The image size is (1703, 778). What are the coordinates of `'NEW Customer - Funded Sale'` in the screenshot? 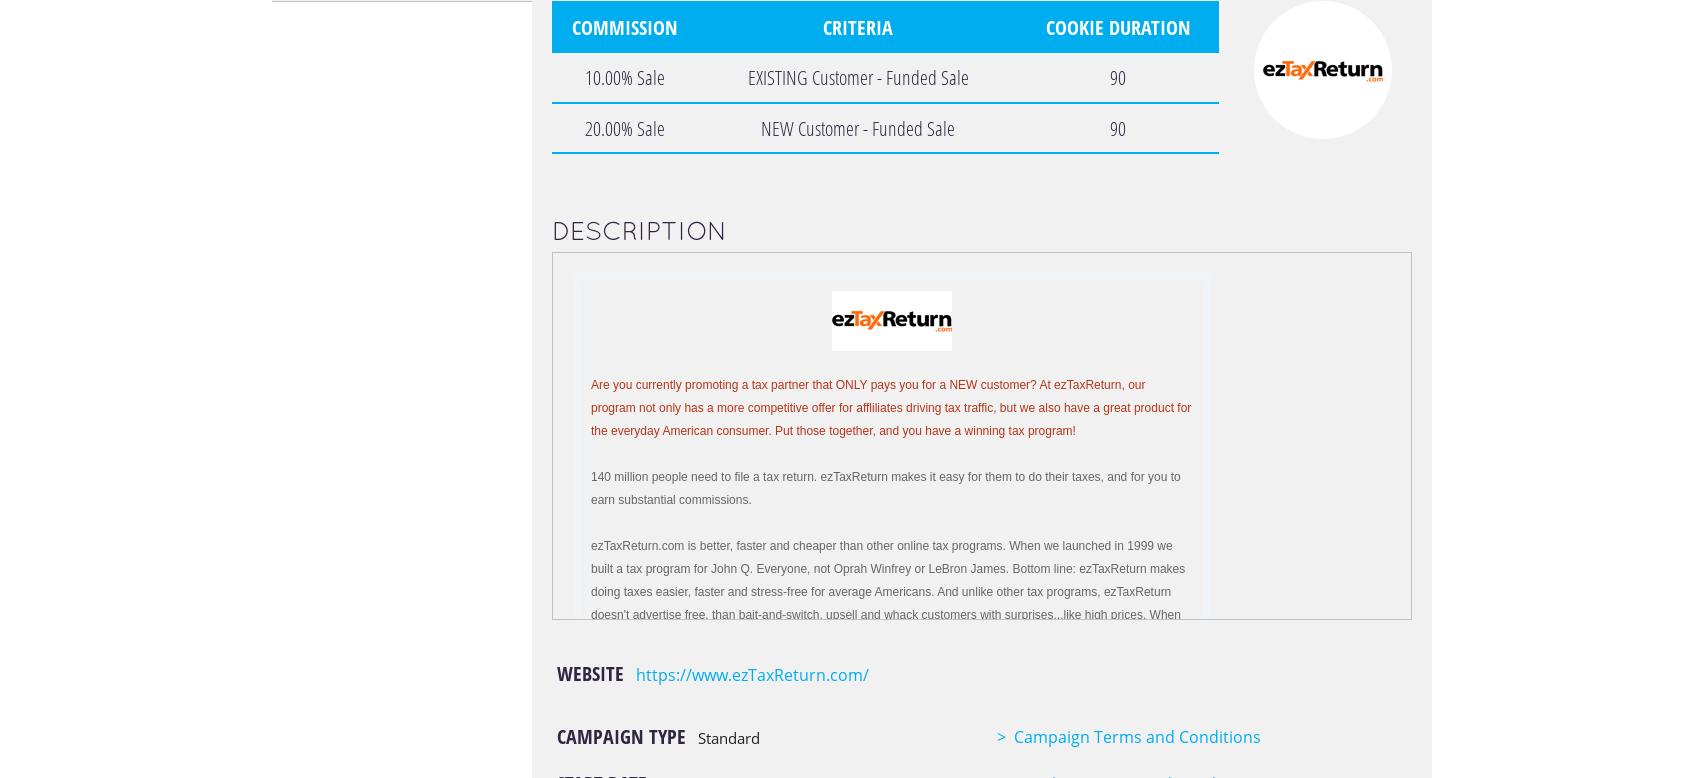 It's located at (856, 126).